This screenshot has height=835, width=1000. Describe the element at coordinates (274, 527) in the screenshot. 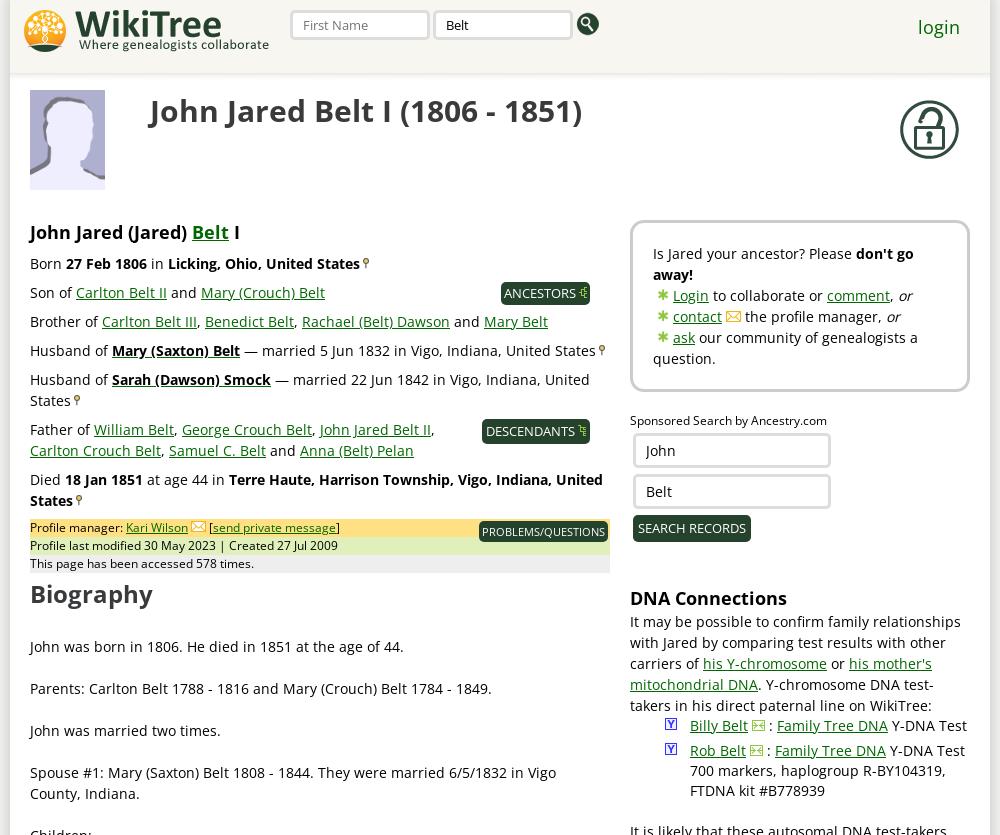

I see `'send private message'` at that location.